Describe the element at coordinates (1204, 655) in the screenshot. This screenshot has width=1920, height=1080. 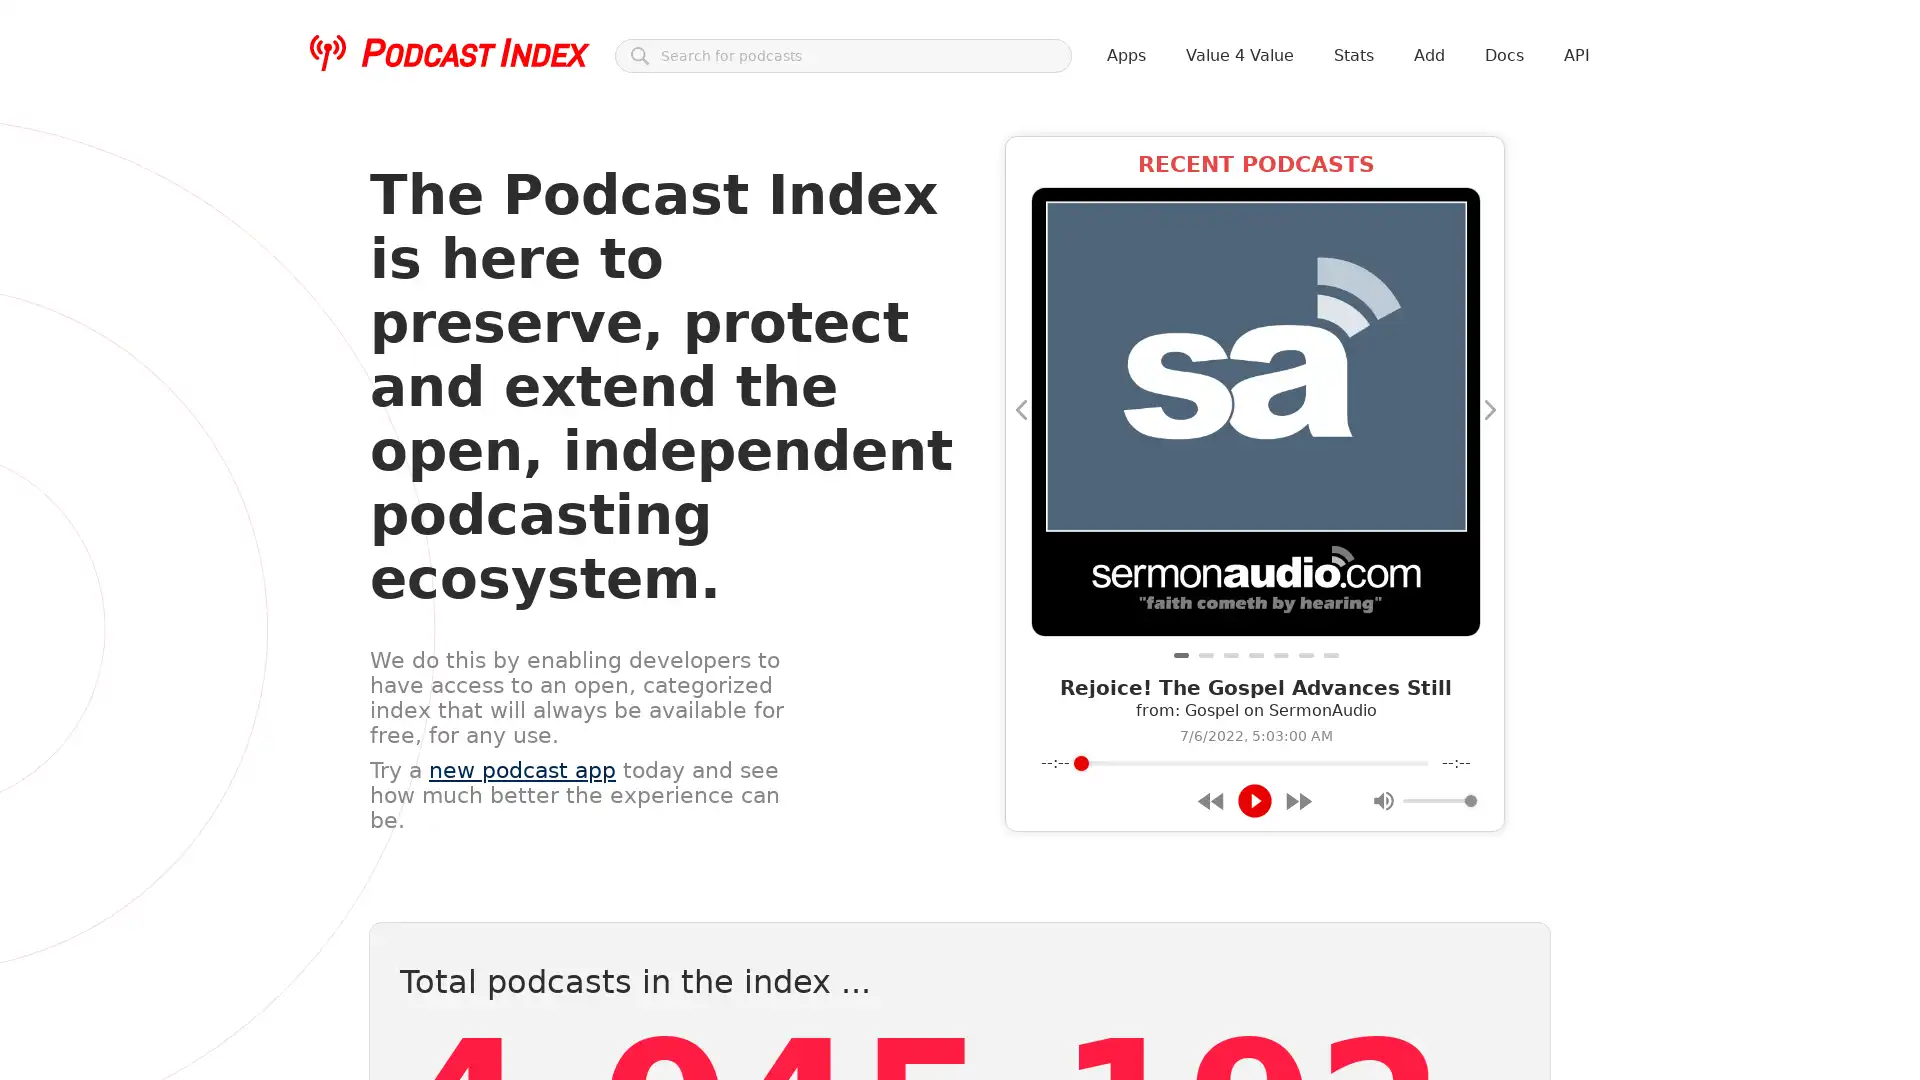
I see `Lessons or Examples?` at that location.